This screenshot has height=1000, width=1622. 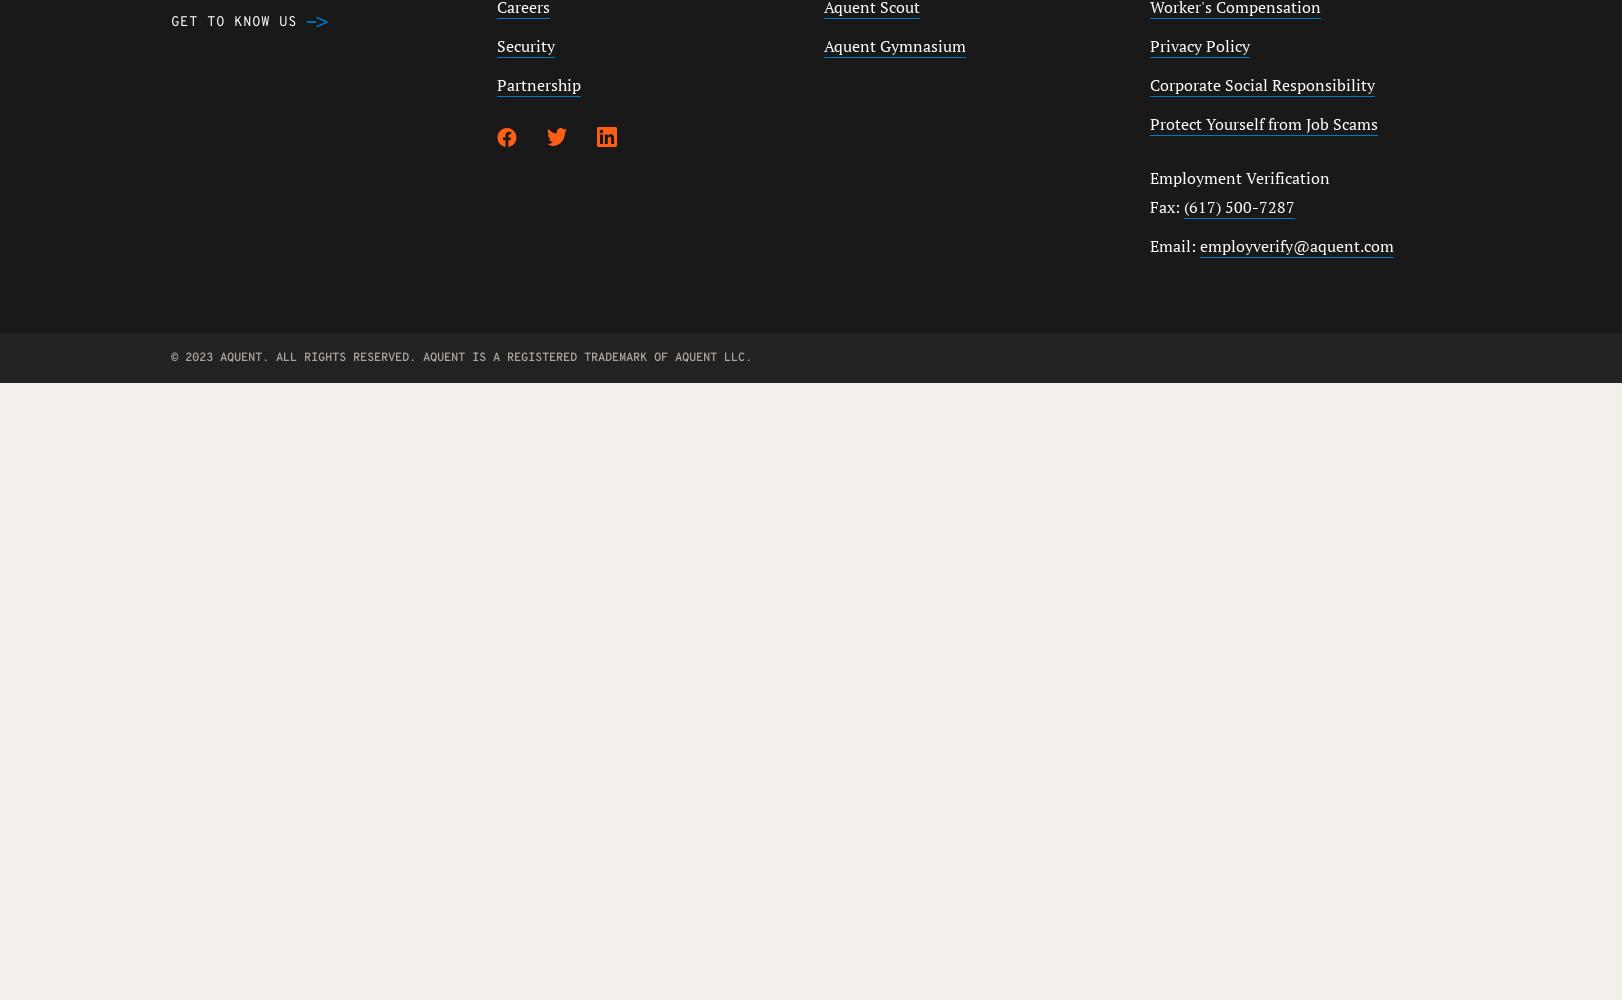 I want to click on 'Protect Yourself from Job Scams', so click(x=1262, y=123).